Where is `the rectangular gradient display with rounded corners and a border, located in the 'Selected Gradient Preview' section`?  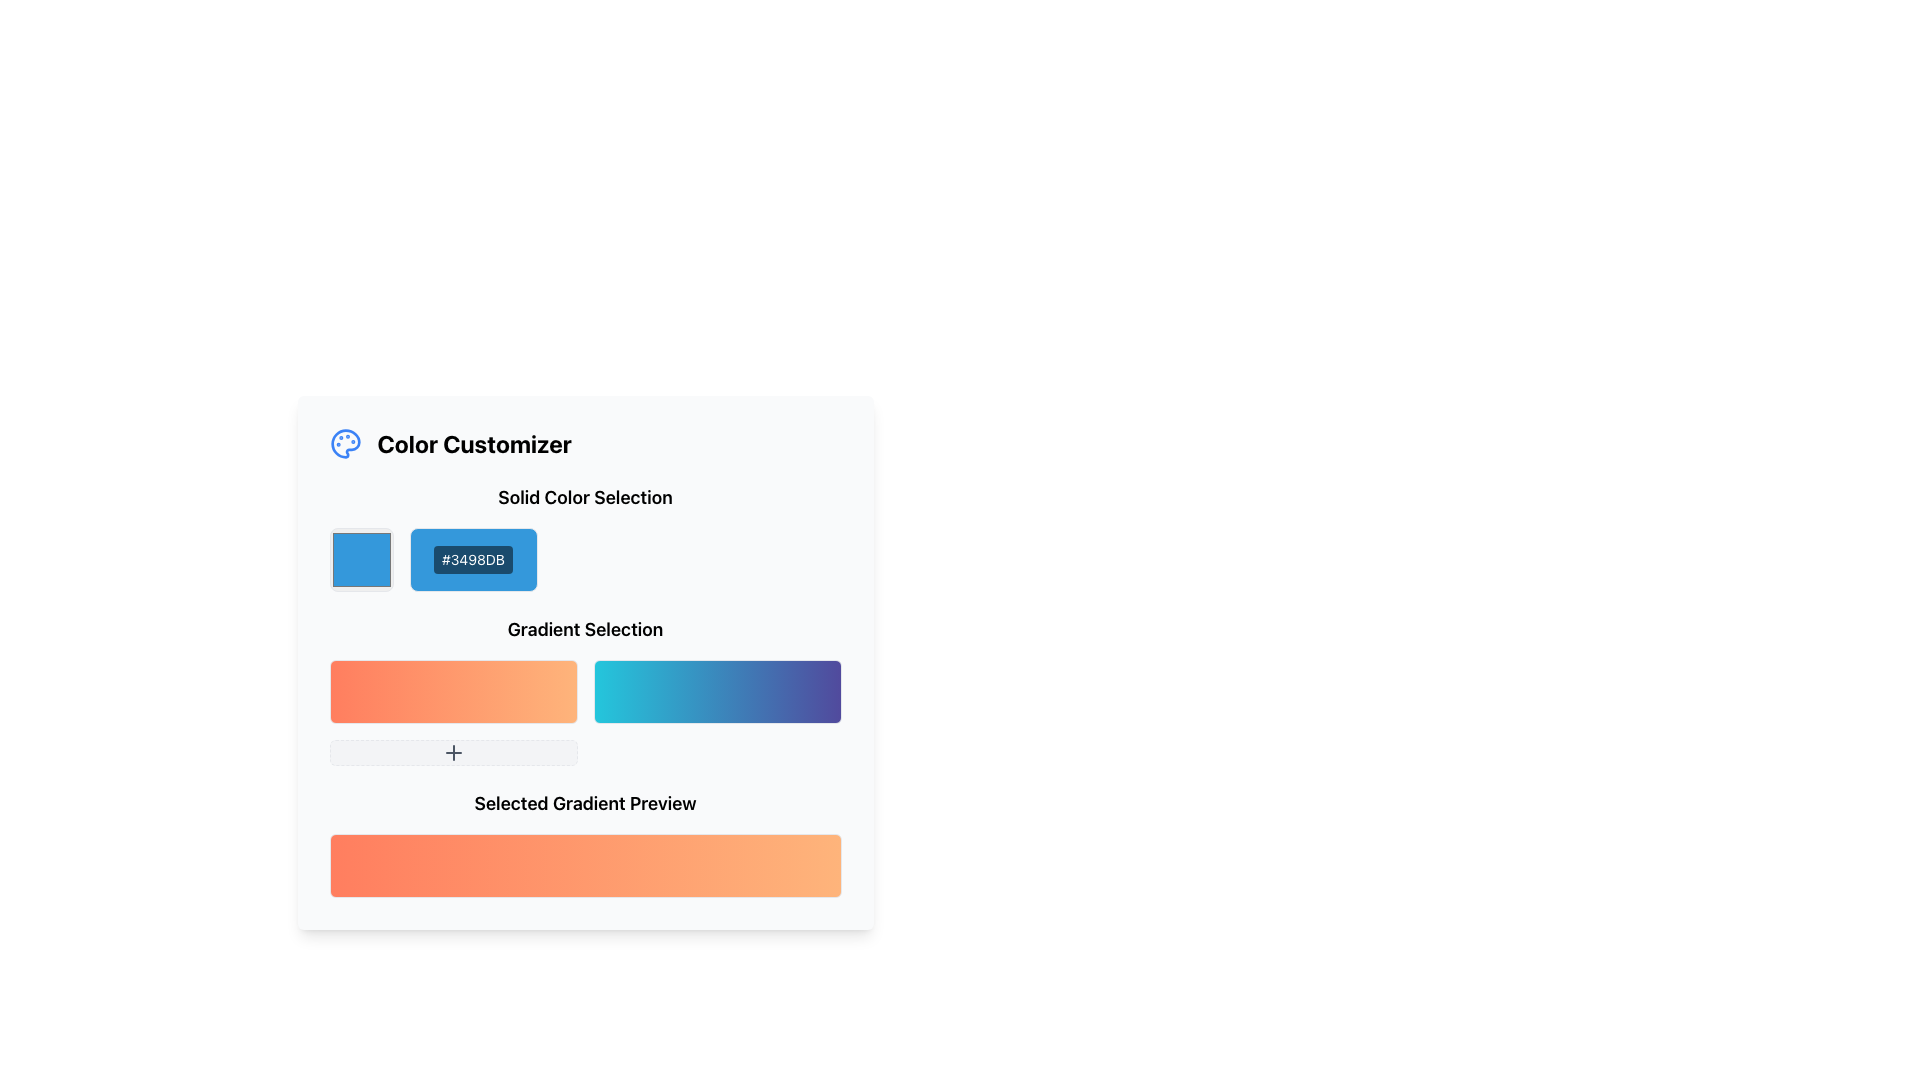 the rectangular gradient display with rounded corners and a border, located in the 'Selected Gradient Preview' section is located at coordinates (584, 865).